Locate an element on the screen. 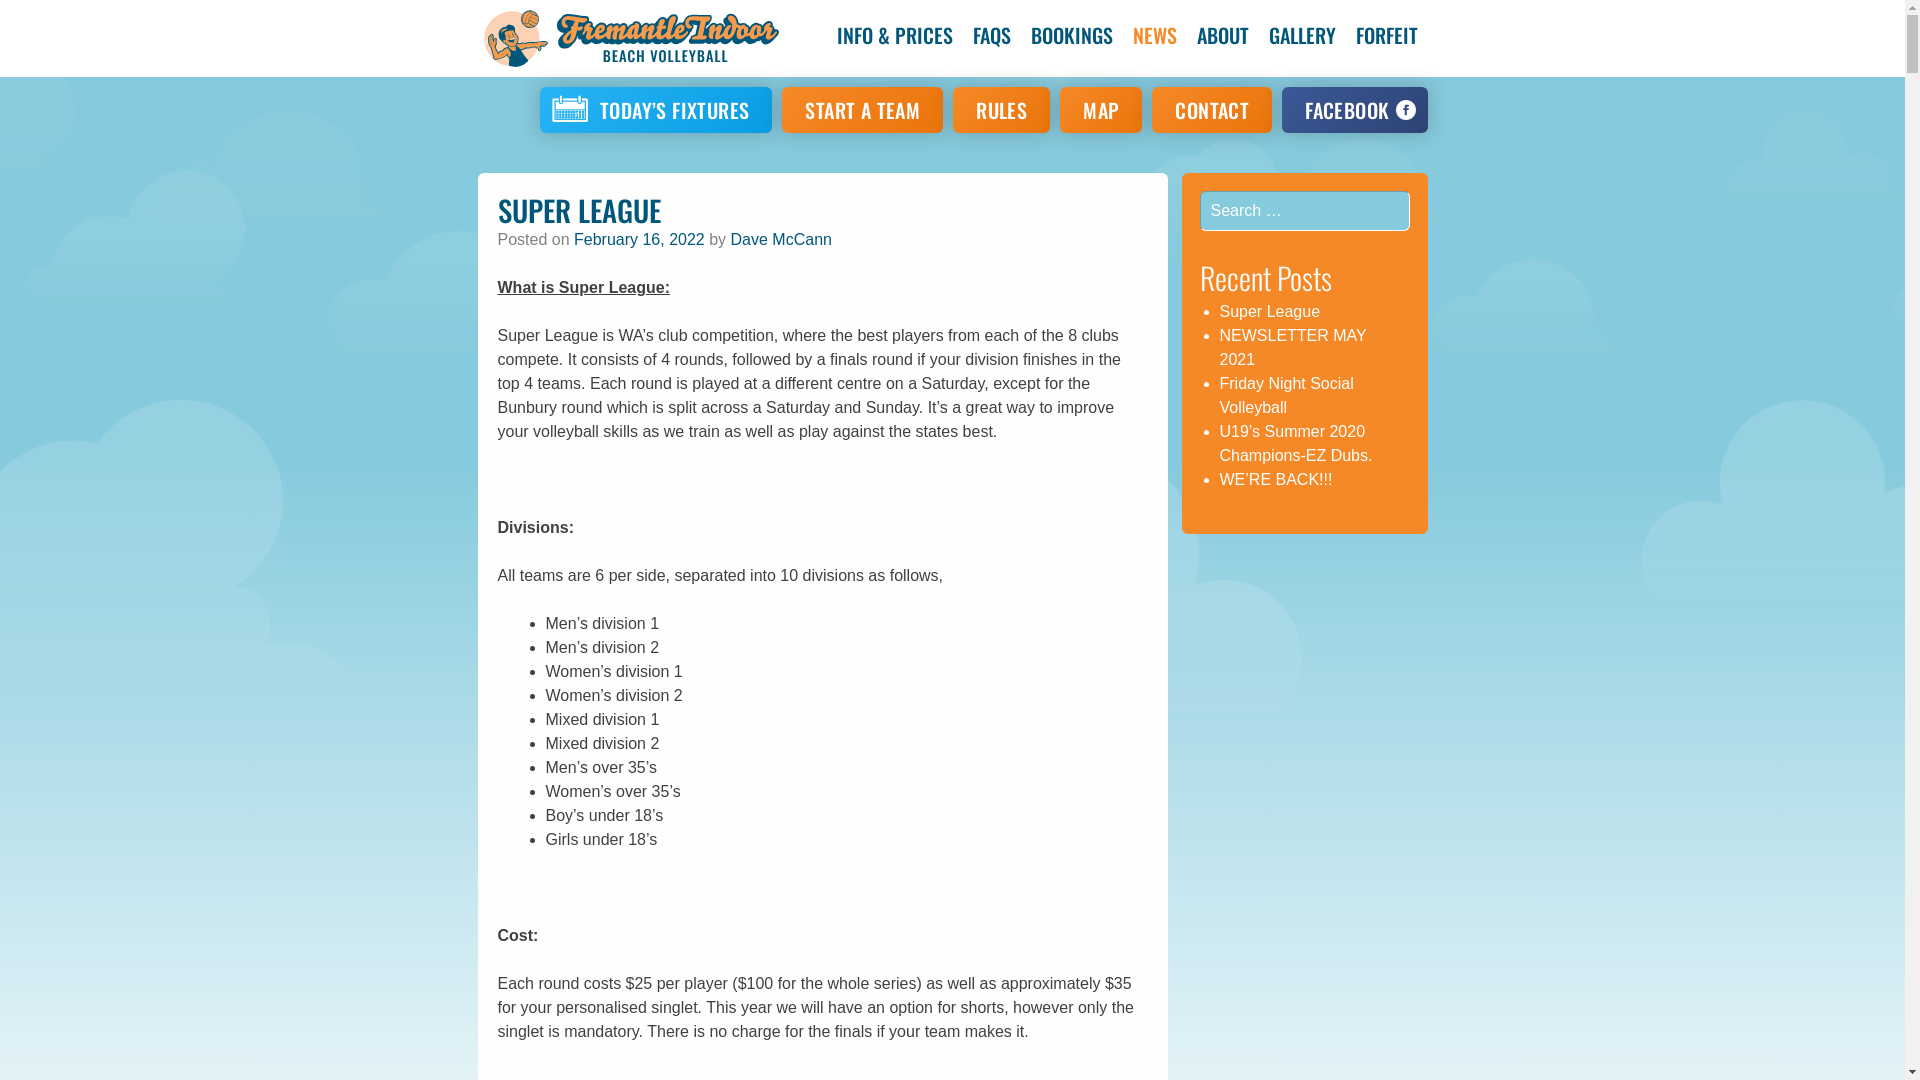 This screenshot has width=1920, height=1080. 'Dave McCann' is located at coordinates (729, 238).